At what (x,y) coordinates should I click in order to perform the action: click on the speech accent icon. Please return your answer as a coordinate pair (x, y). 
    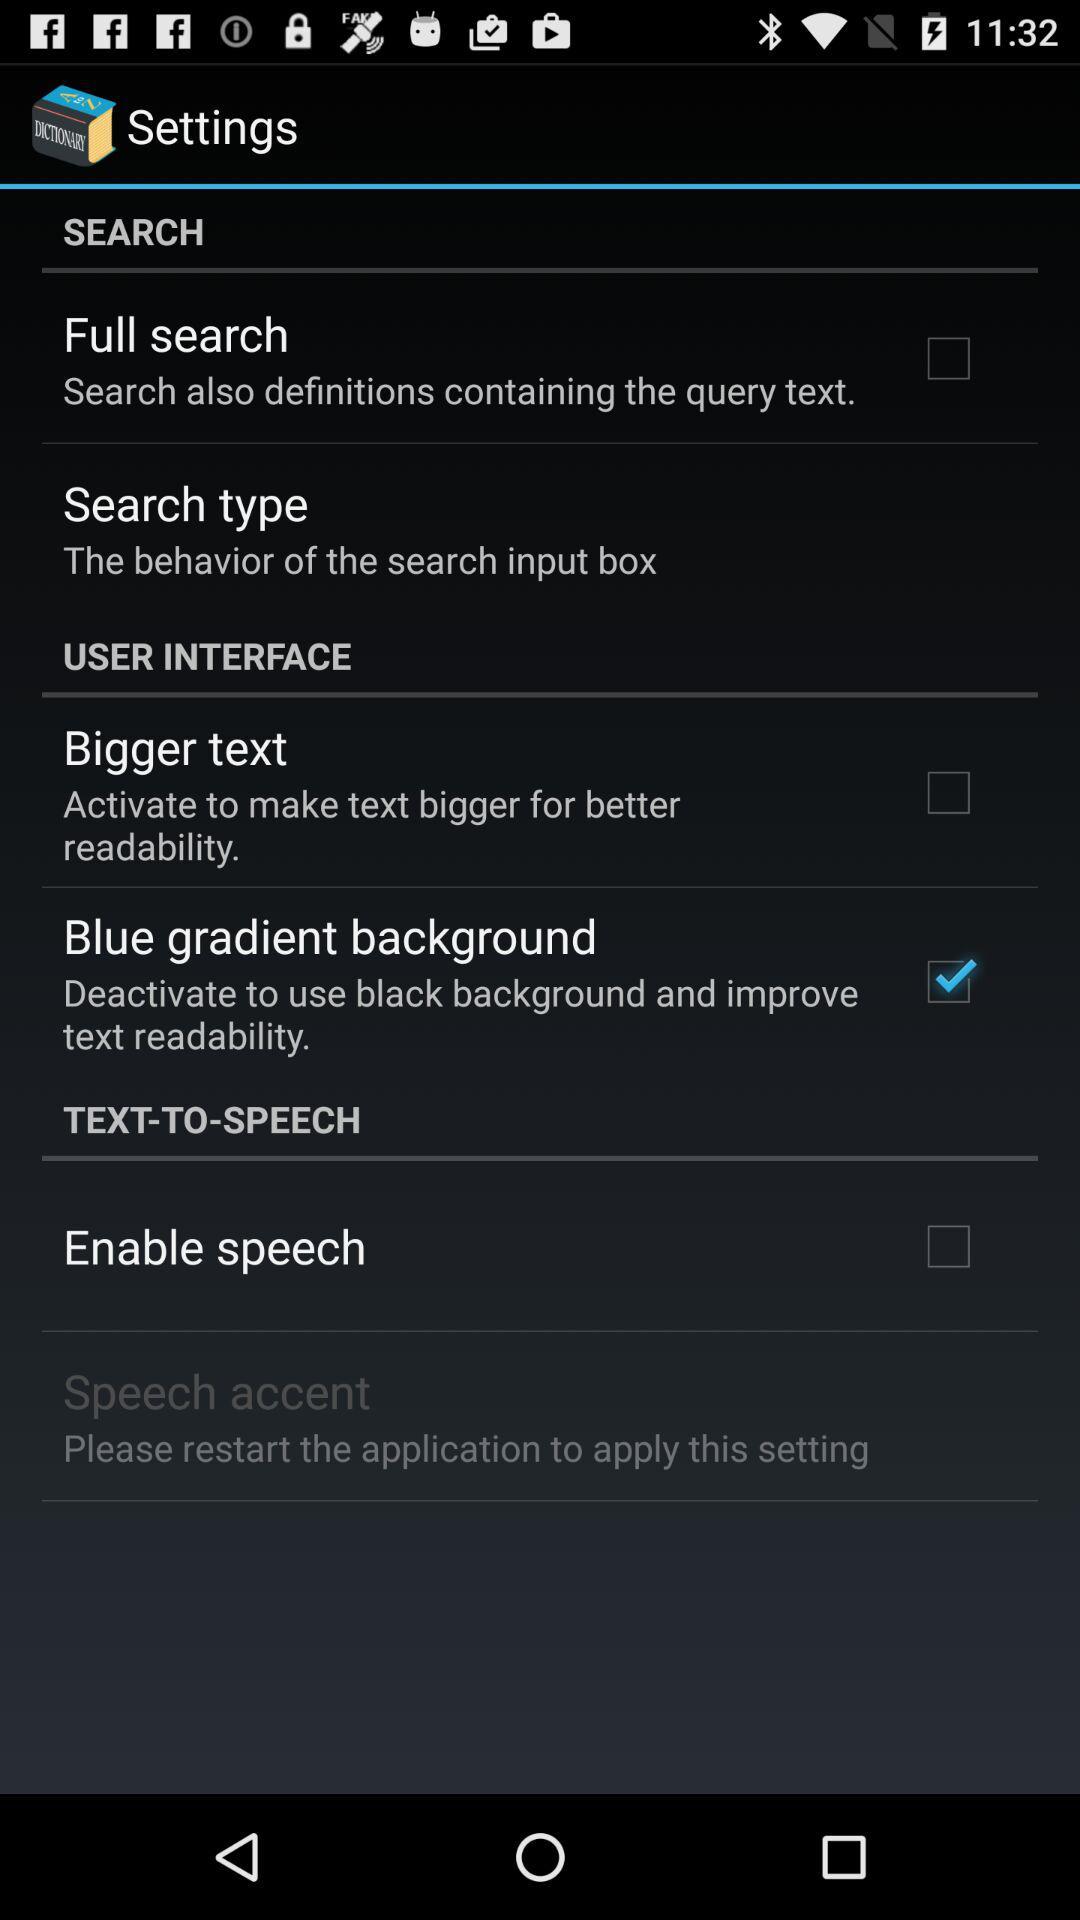
    Looking at the image, I should click on (217, 1389).